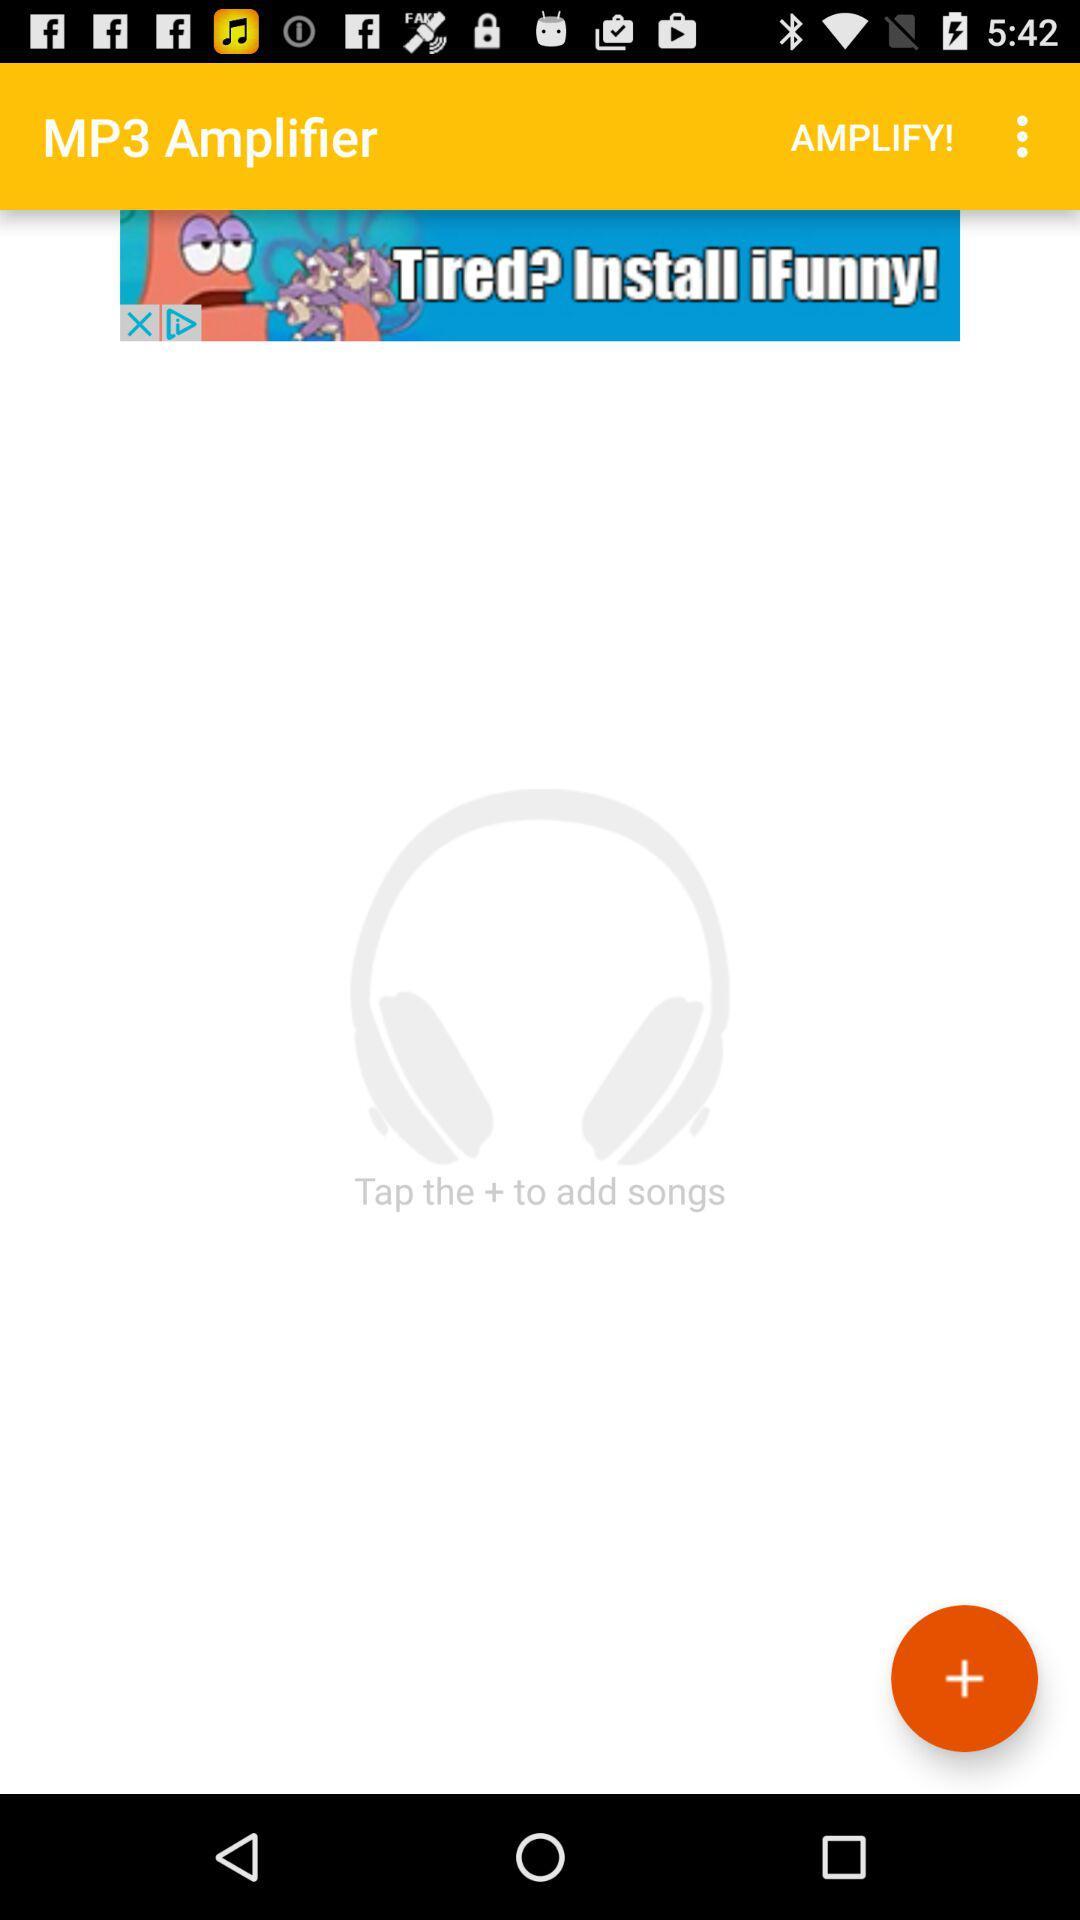 The width and height of the screenshot is (1080, 1920). What do you see at coordinates (540, 274) in the screenshot?
I see `this is add banner in app` at bounding box center [540, 274].